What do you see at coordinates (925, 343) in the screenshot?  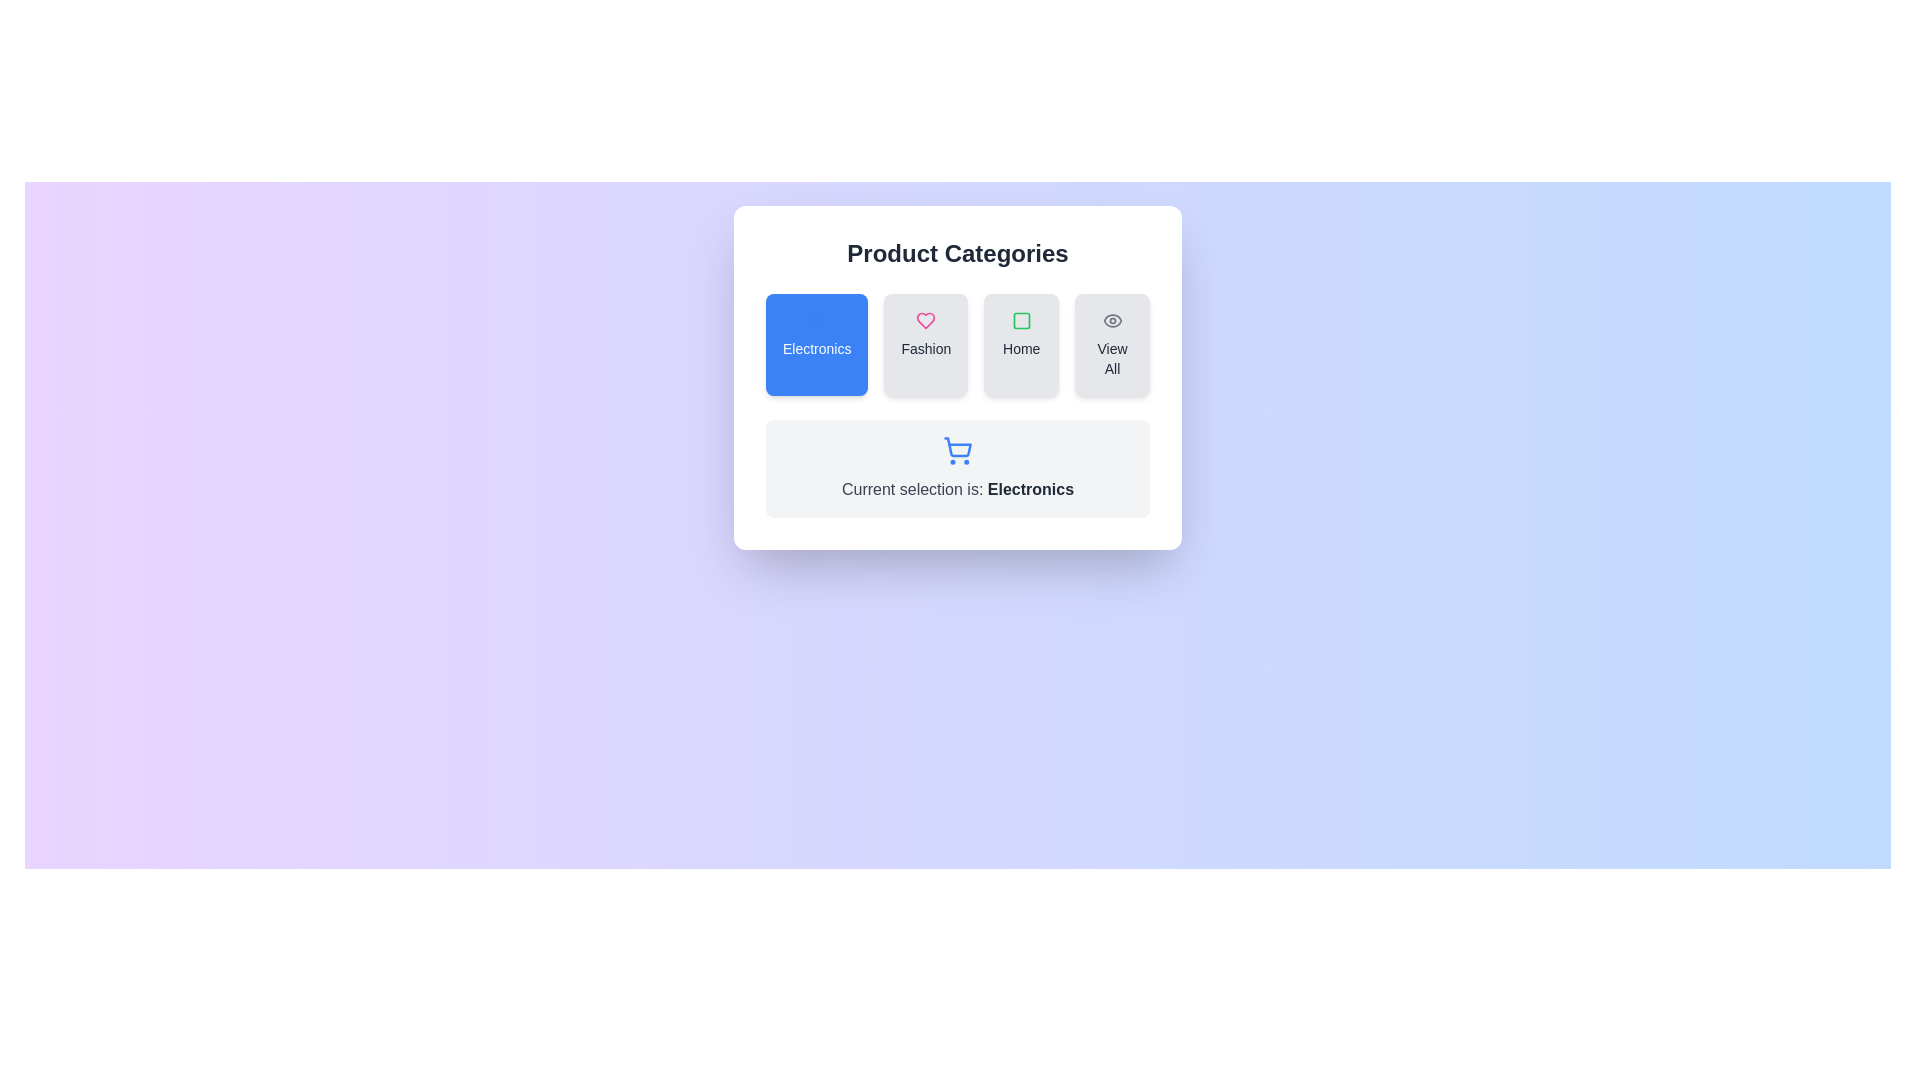 I see `the 'Fashion' category button` at bounding box center [925, 343].